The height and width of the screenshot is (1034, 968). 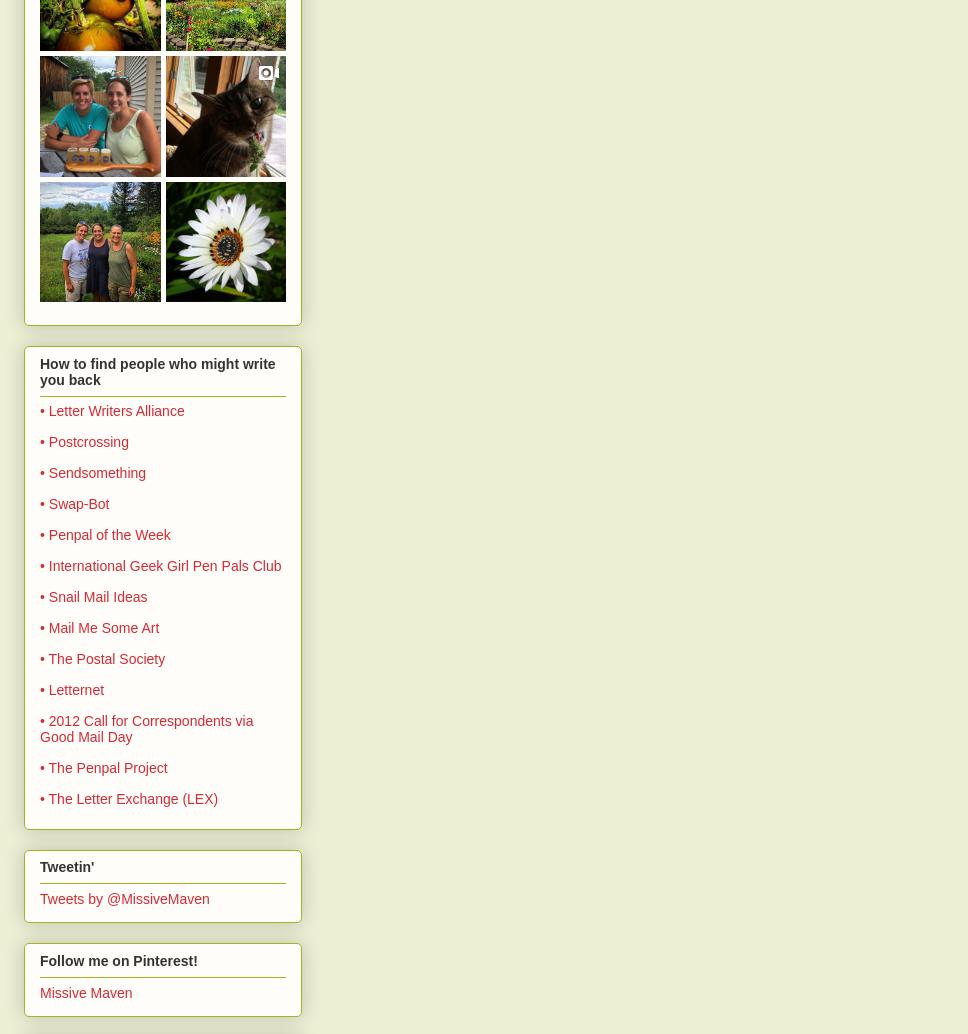 What do you see at coordinates (156, 369) in the screenshot?
I see `'How to find people who might write you back'` at bounding box center [156, 369].